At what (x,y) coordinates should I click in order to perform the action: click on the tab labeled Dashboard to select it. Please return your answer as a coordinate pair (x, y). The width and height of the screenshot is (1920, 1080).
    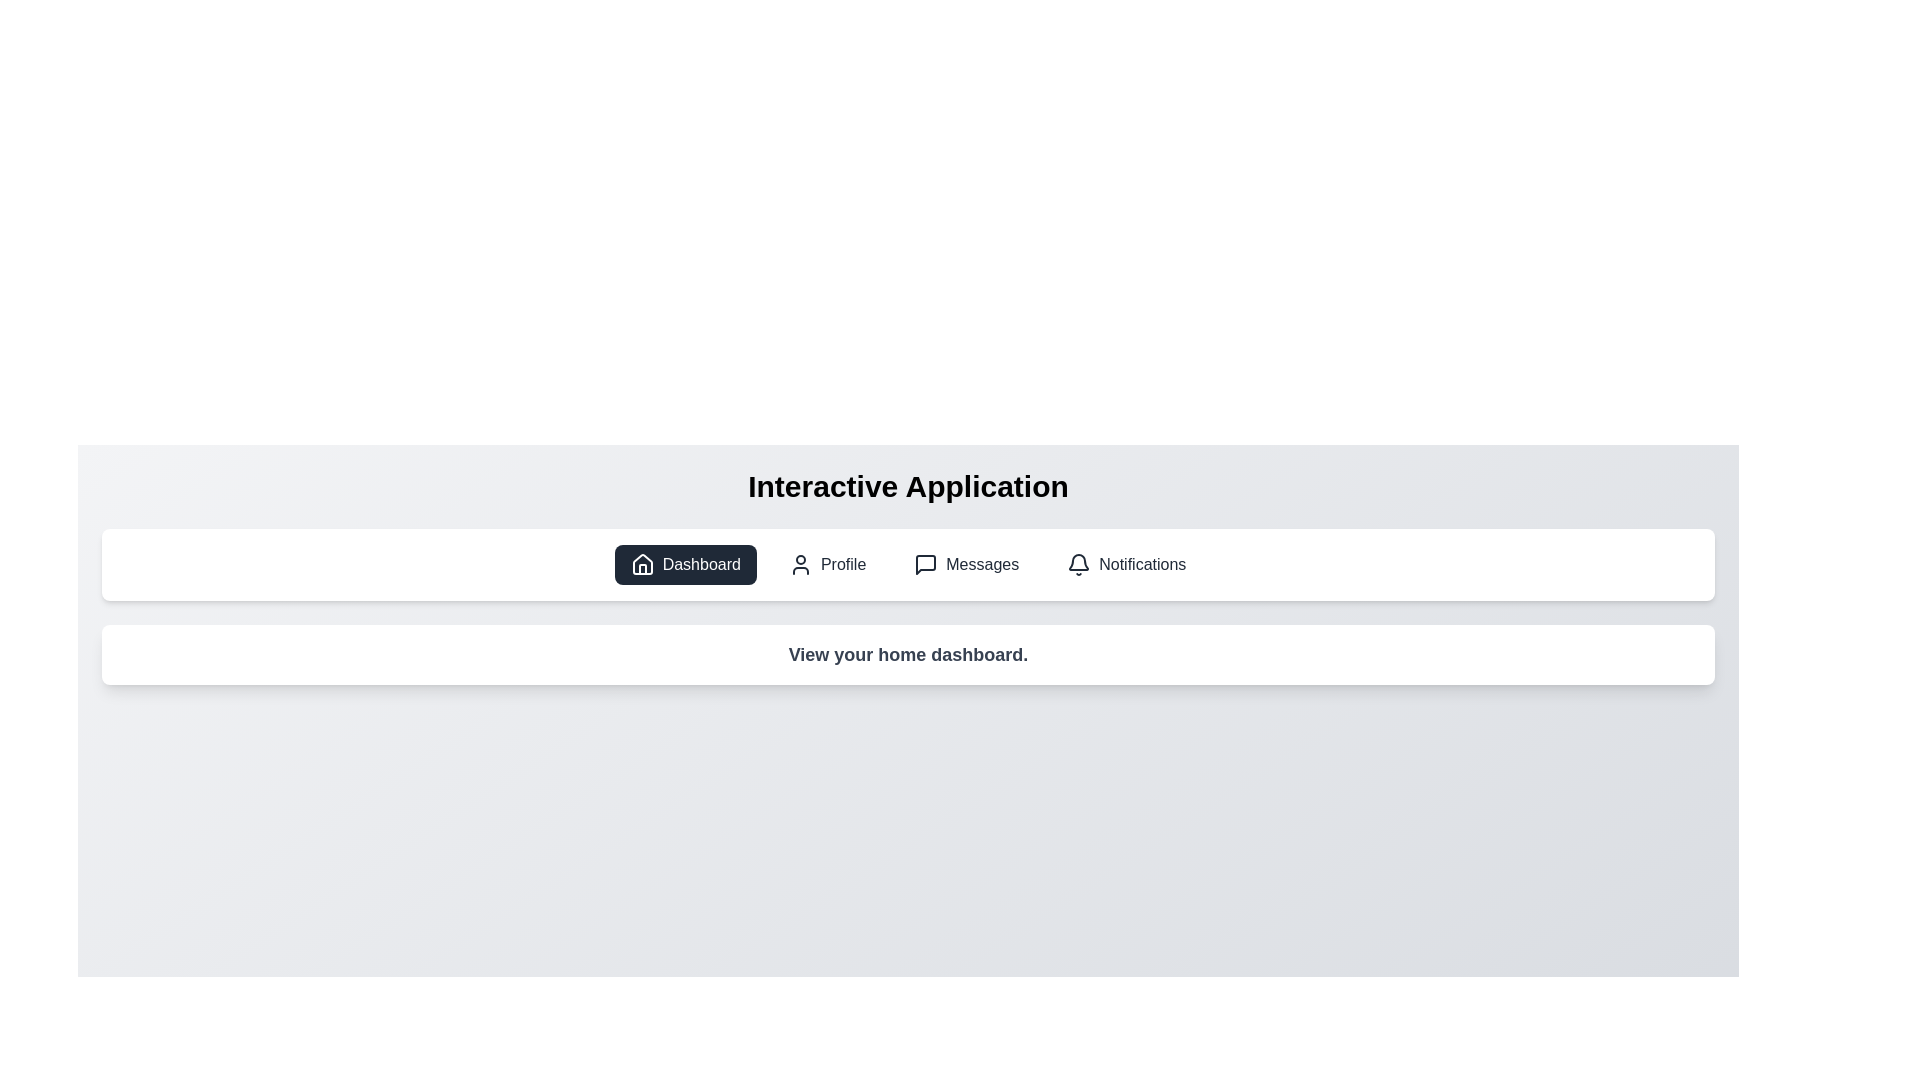
    Looking at the image, I should click on (685, 564).